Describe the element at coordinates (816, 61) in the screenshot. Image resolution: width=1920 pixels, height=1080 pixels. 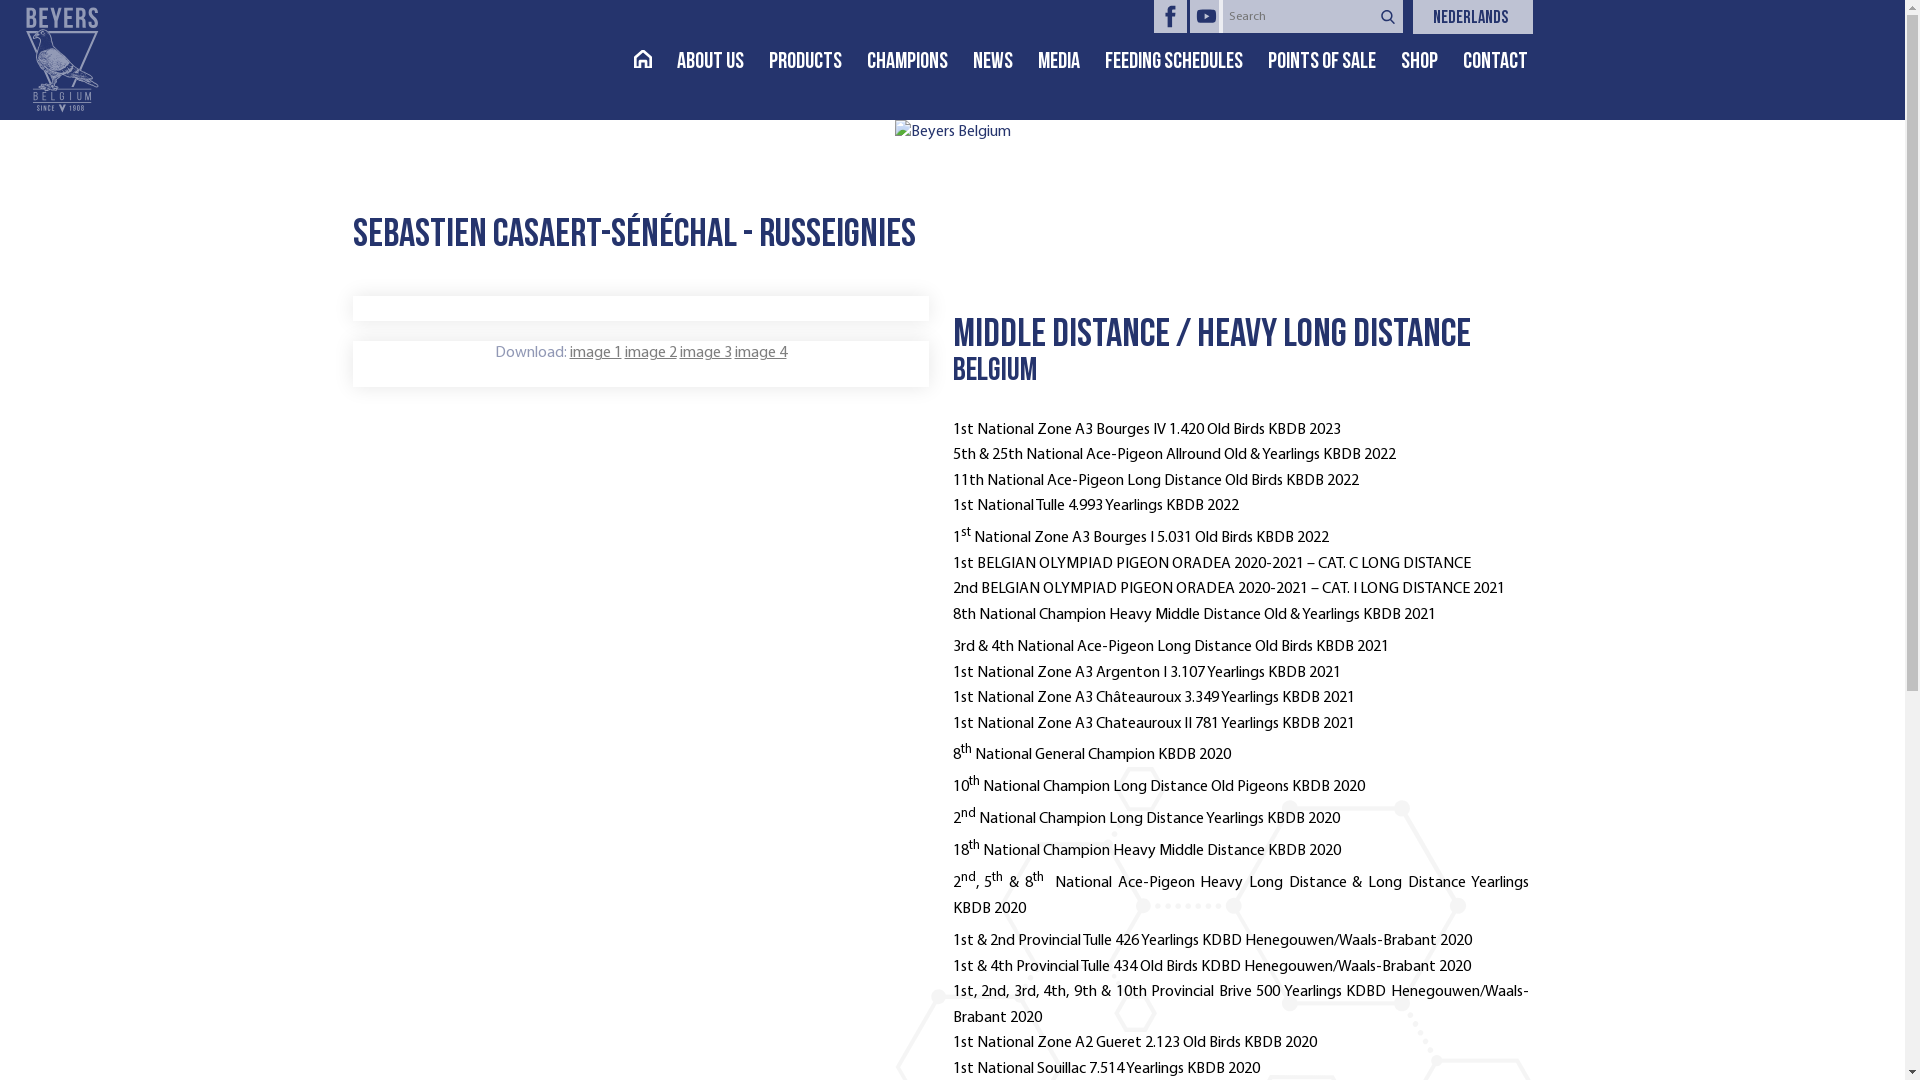
I see `'PRODUCTS'` at that location.